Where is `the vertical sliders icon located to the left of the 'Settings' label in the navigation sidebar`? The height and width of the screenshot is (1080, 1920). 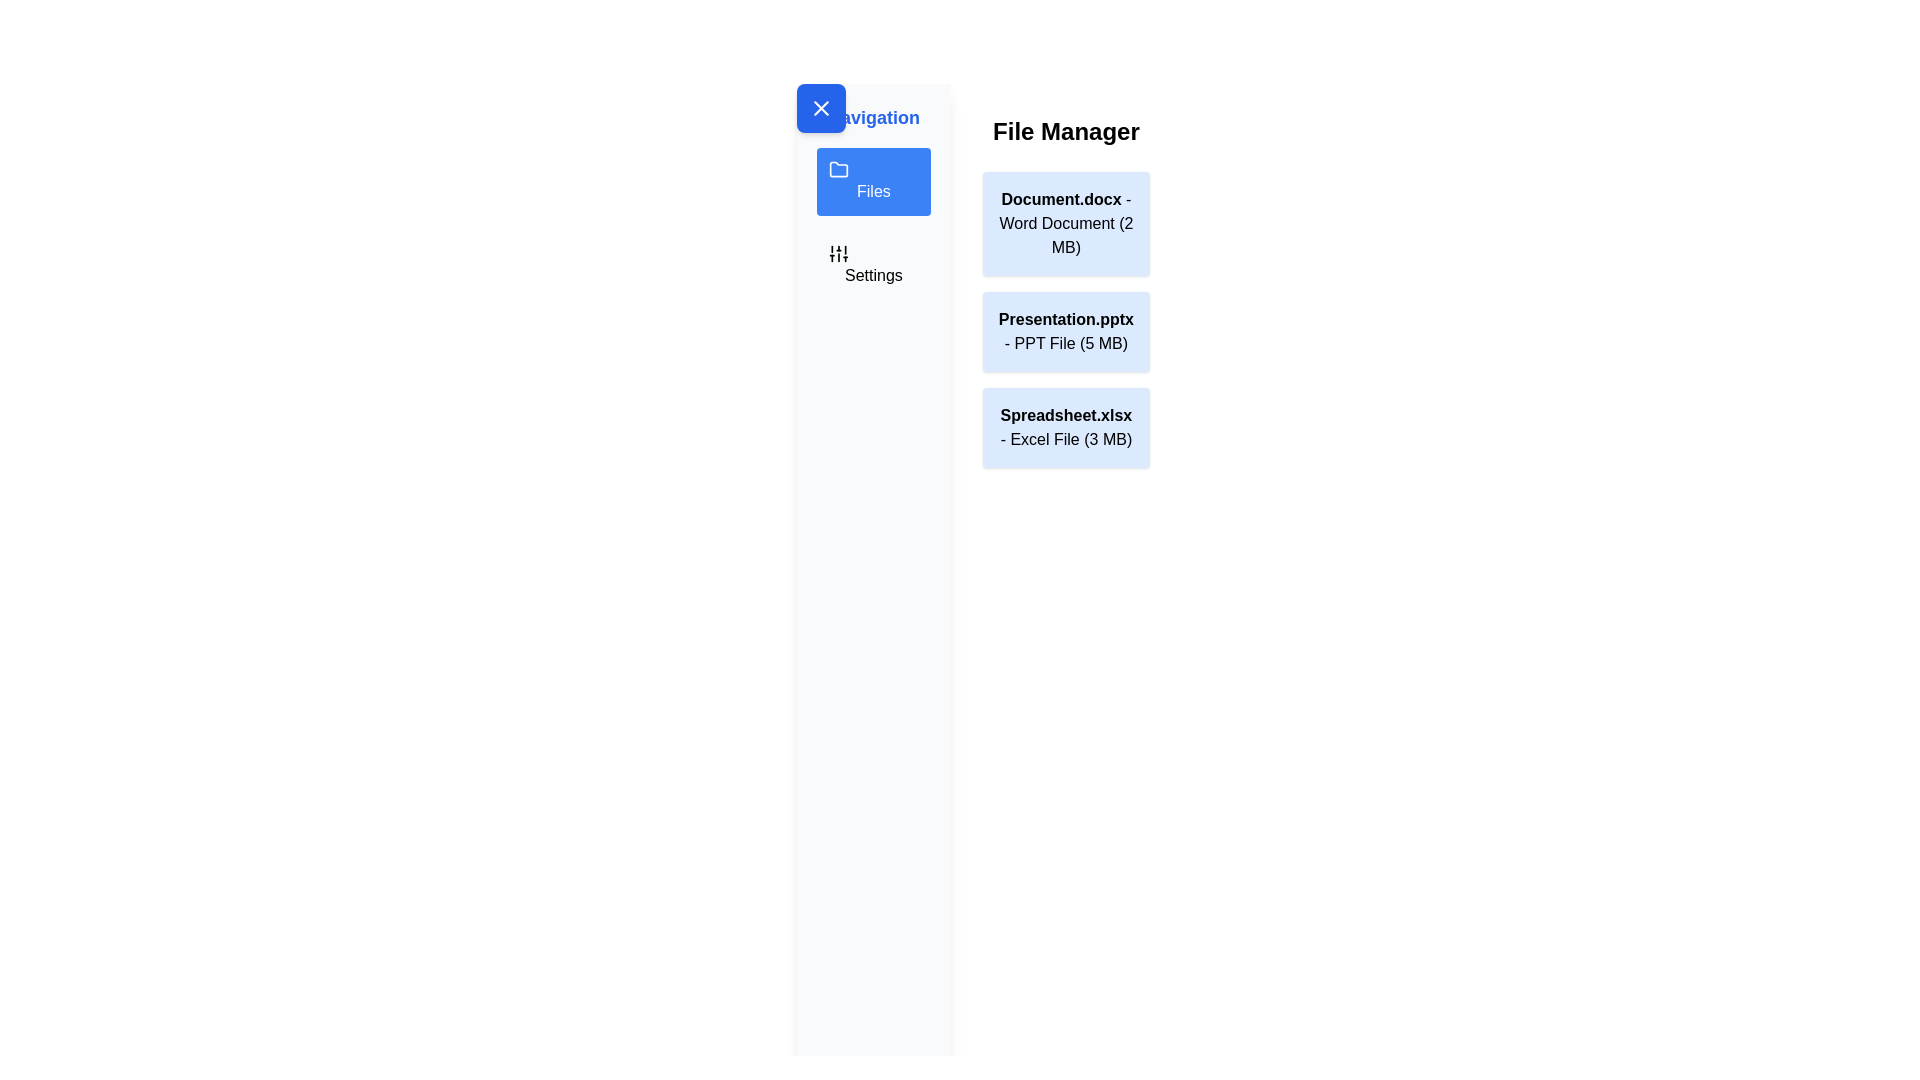
the vertical sliders icon located to the left of the 'Settings' label in the navigation sidebar is located at coordinates (839, 253).